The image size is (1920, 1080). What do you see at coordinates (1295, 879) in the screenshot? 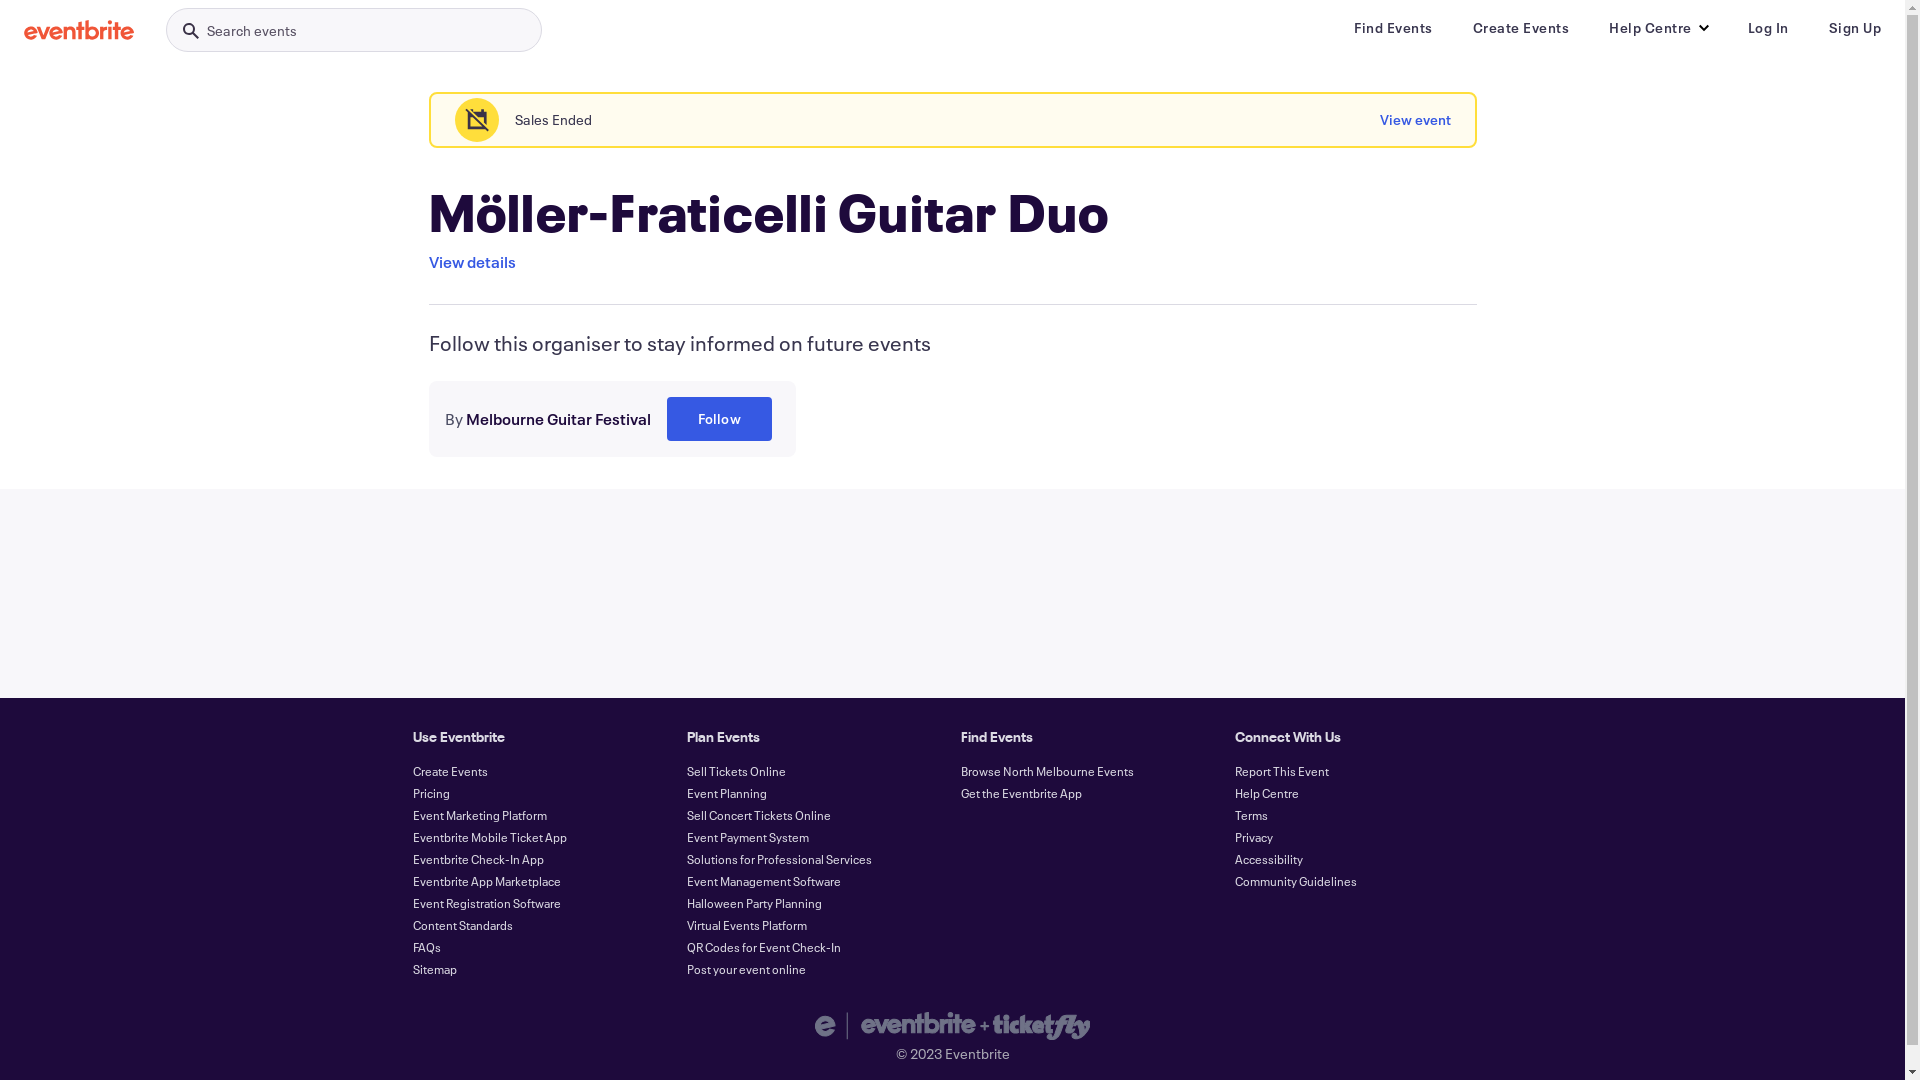
I see `'Community Guidelines'` at bounding box center [1295, 879].